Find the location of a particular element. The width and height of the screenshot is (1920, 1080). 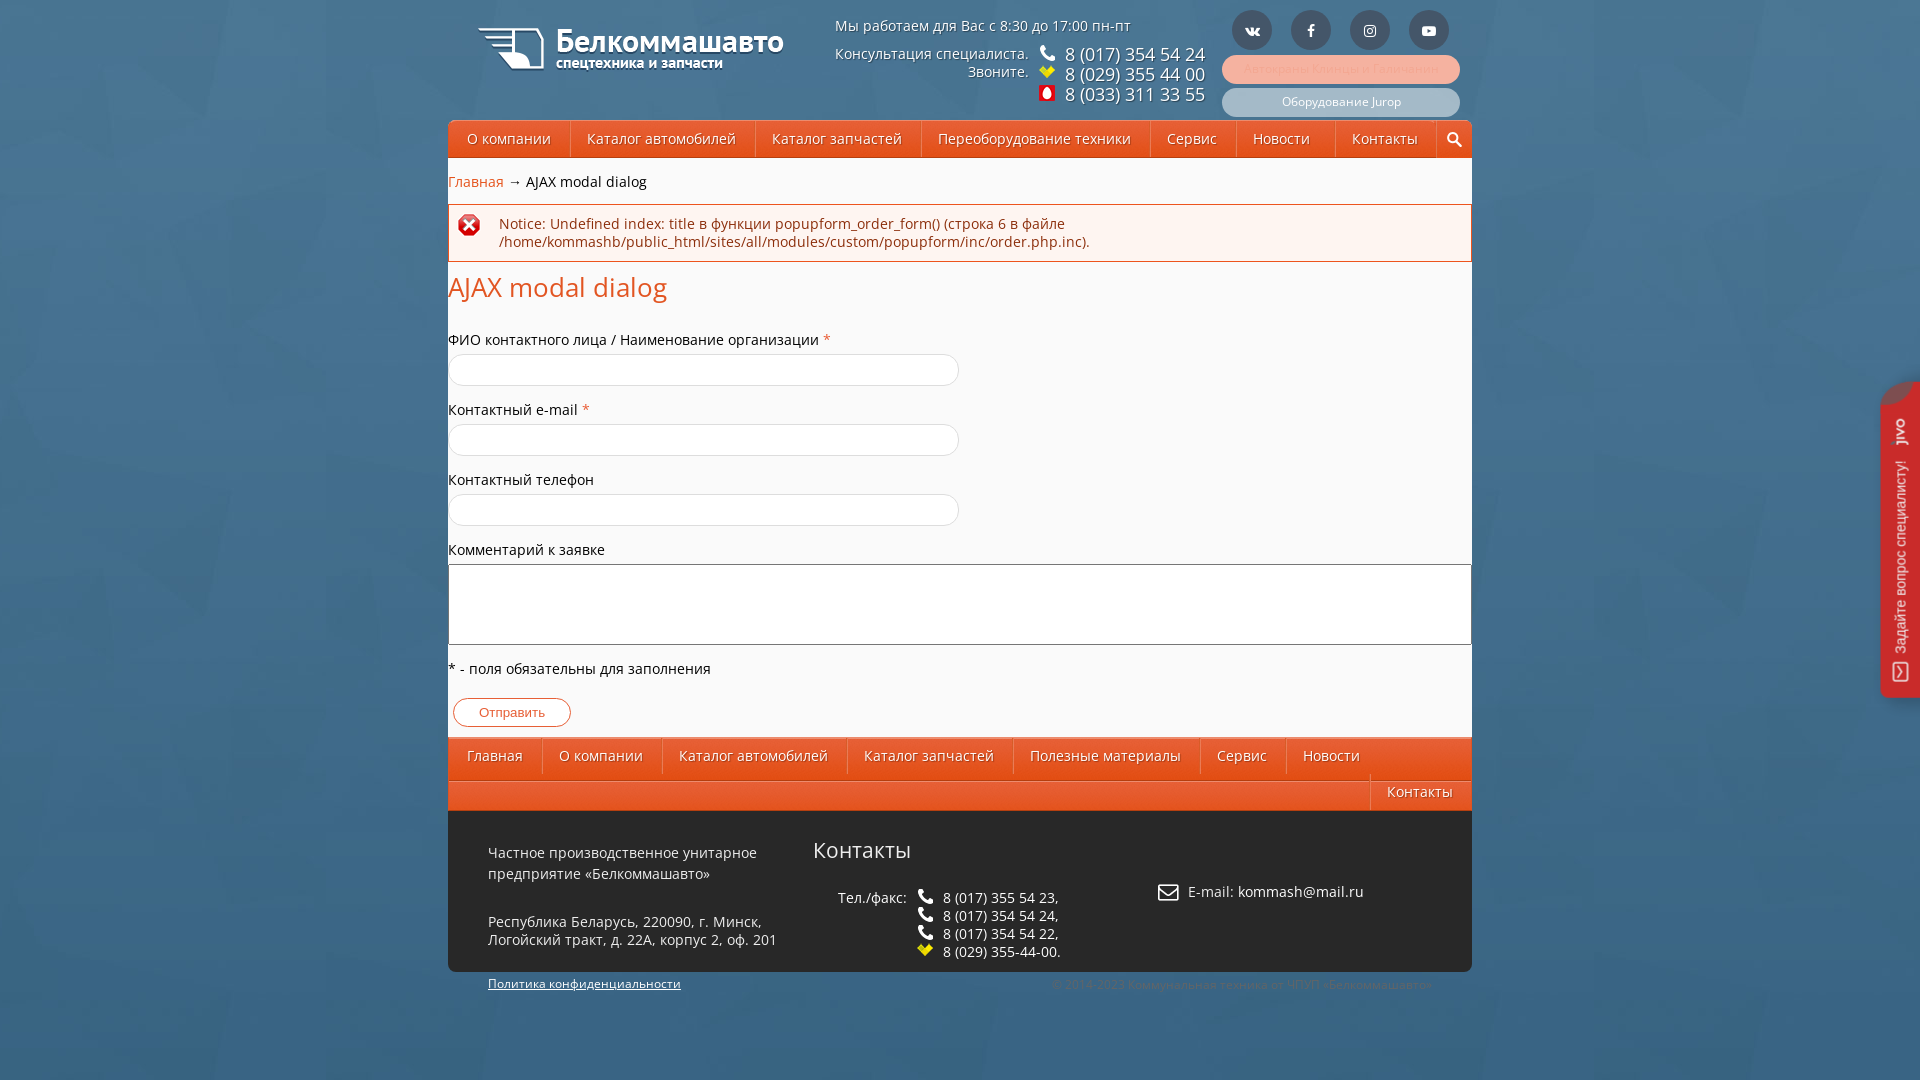

'8 (033) 311 33 55' is located at coordinates (1059, 93).